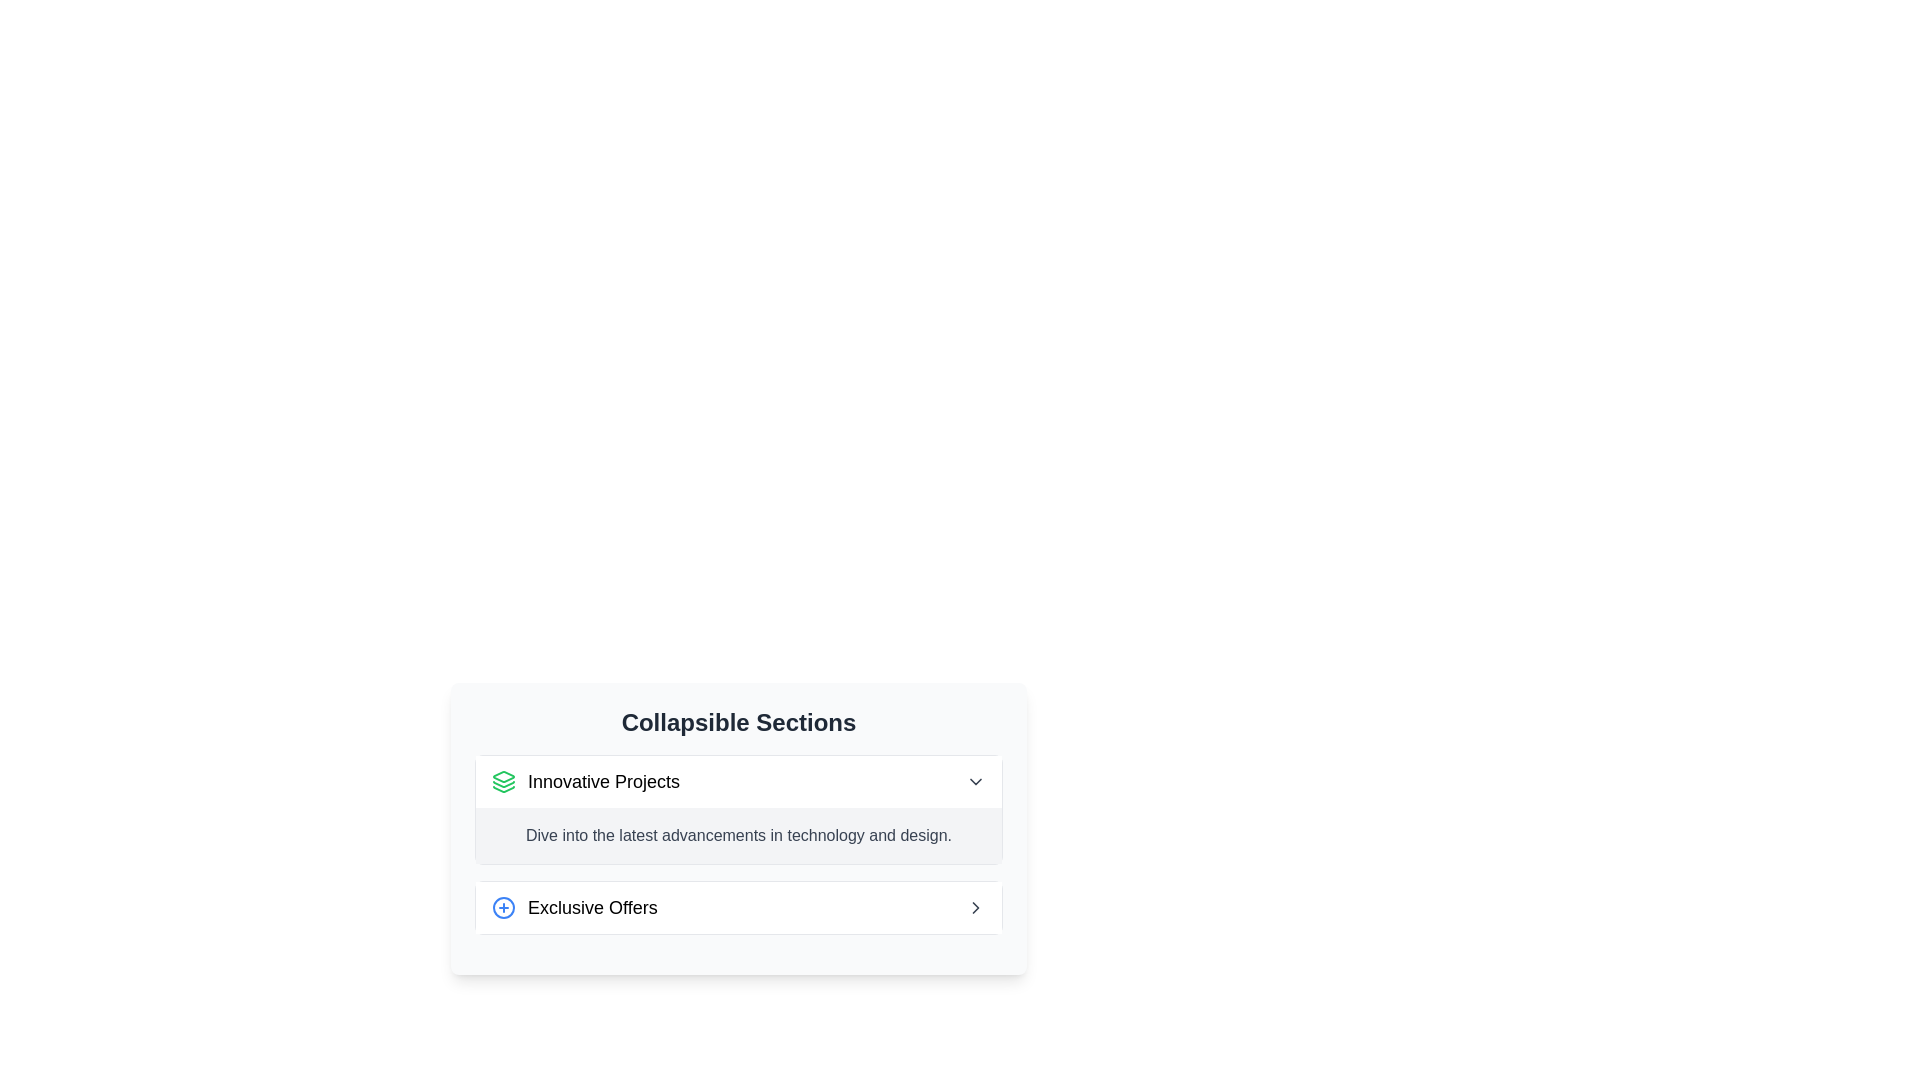  What do you see at coordinates (975, 907) in the screenshot?
I see `the right-pointing chevron icon next to the 'Exclusive Offers' text` at bounding box center [975, 907].